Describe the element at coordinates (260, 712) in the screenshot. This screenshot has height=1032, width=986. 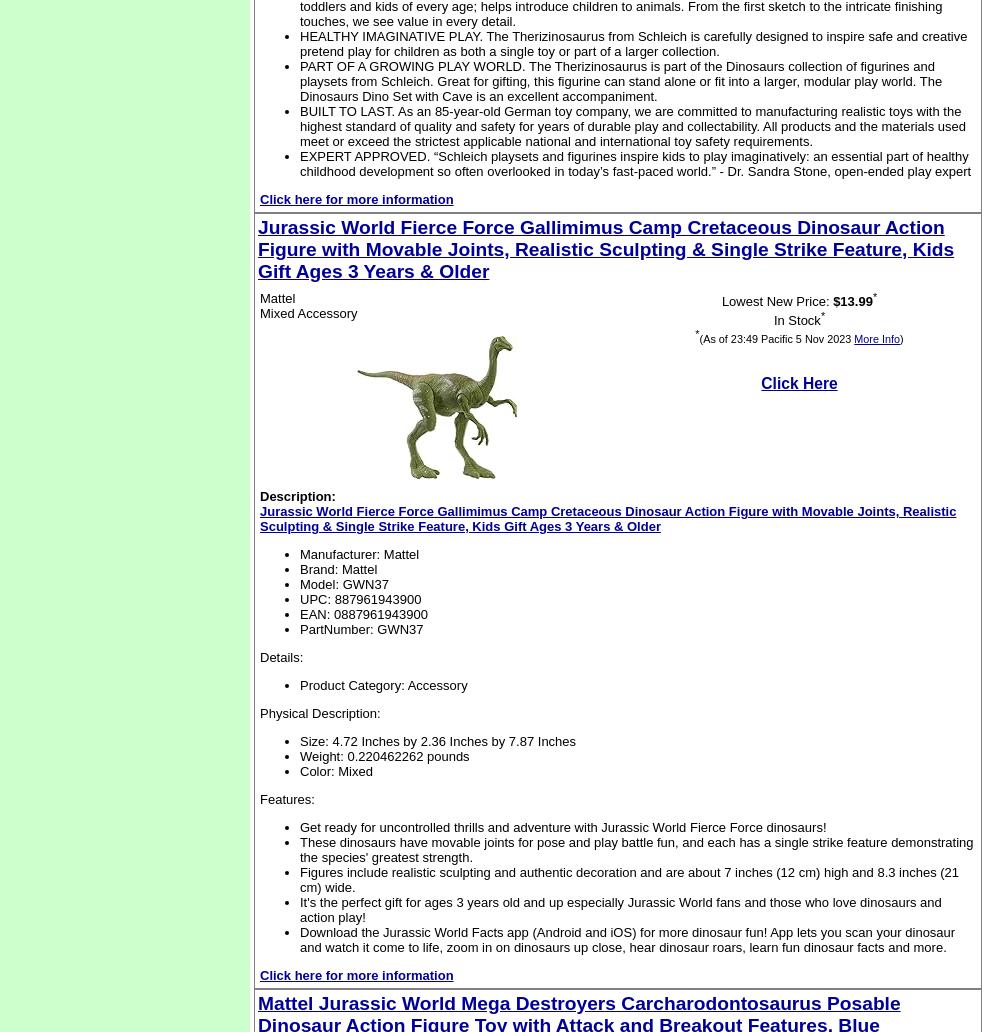
I see `'Physical Description:'` at that location.